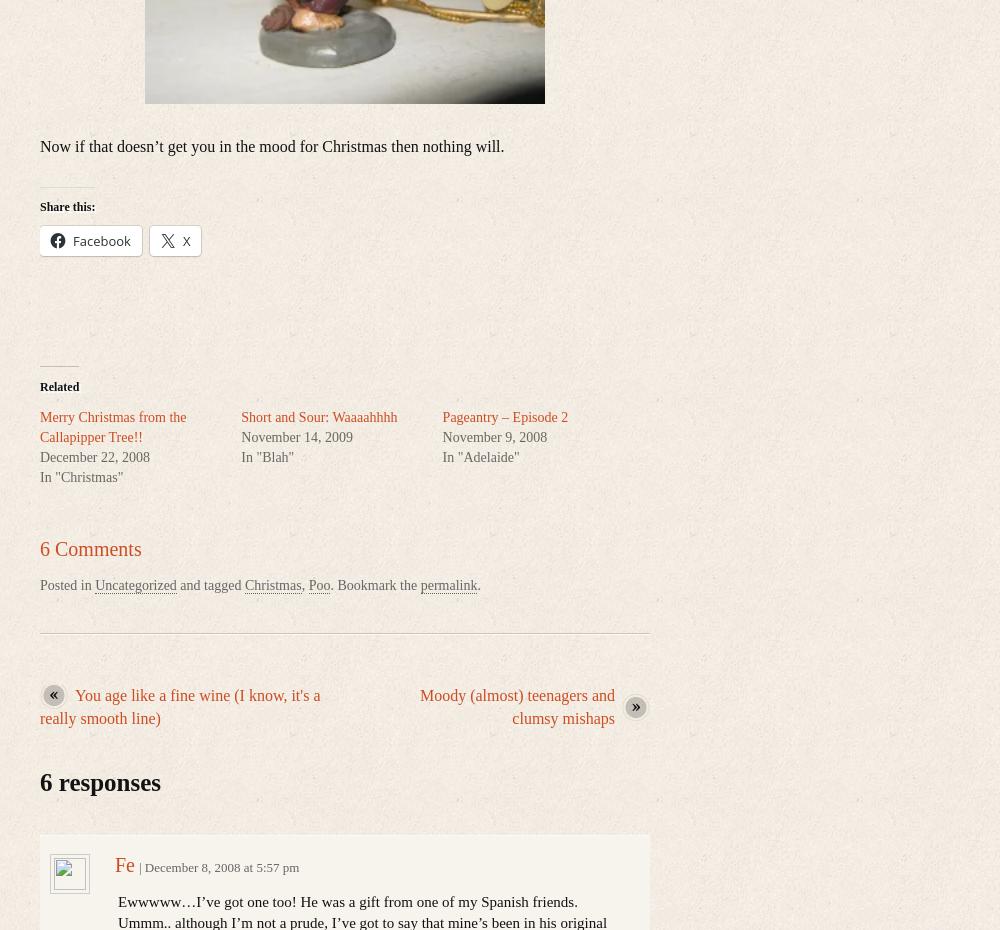  Describe the element at coordinates (329, 584) in the screenshot. I see `'. Bookmark the'` at that location.